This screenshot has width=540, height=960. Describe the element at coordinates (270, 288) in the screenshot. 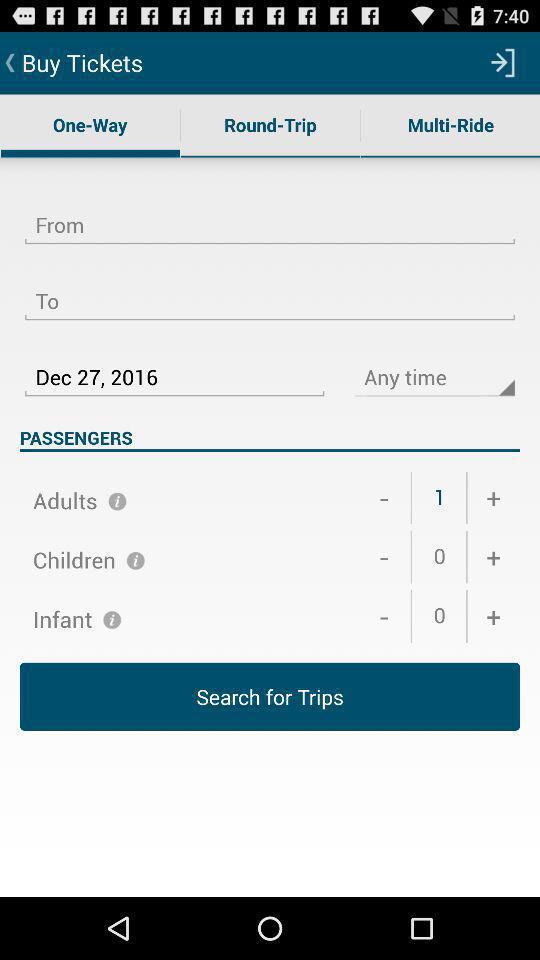

I see `the destination` at that location.